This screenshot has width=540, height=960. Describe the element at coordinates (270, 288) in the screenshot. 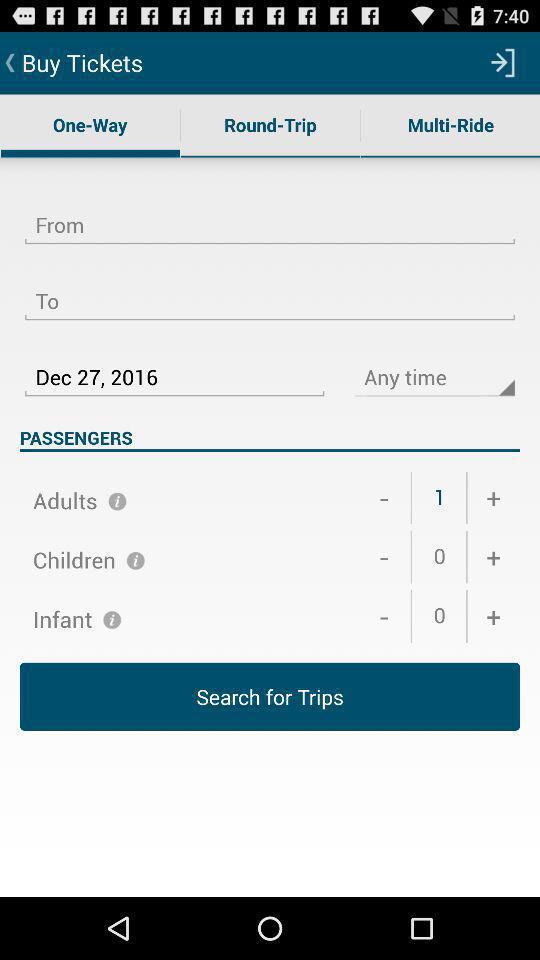

I see `the destination` at that location.